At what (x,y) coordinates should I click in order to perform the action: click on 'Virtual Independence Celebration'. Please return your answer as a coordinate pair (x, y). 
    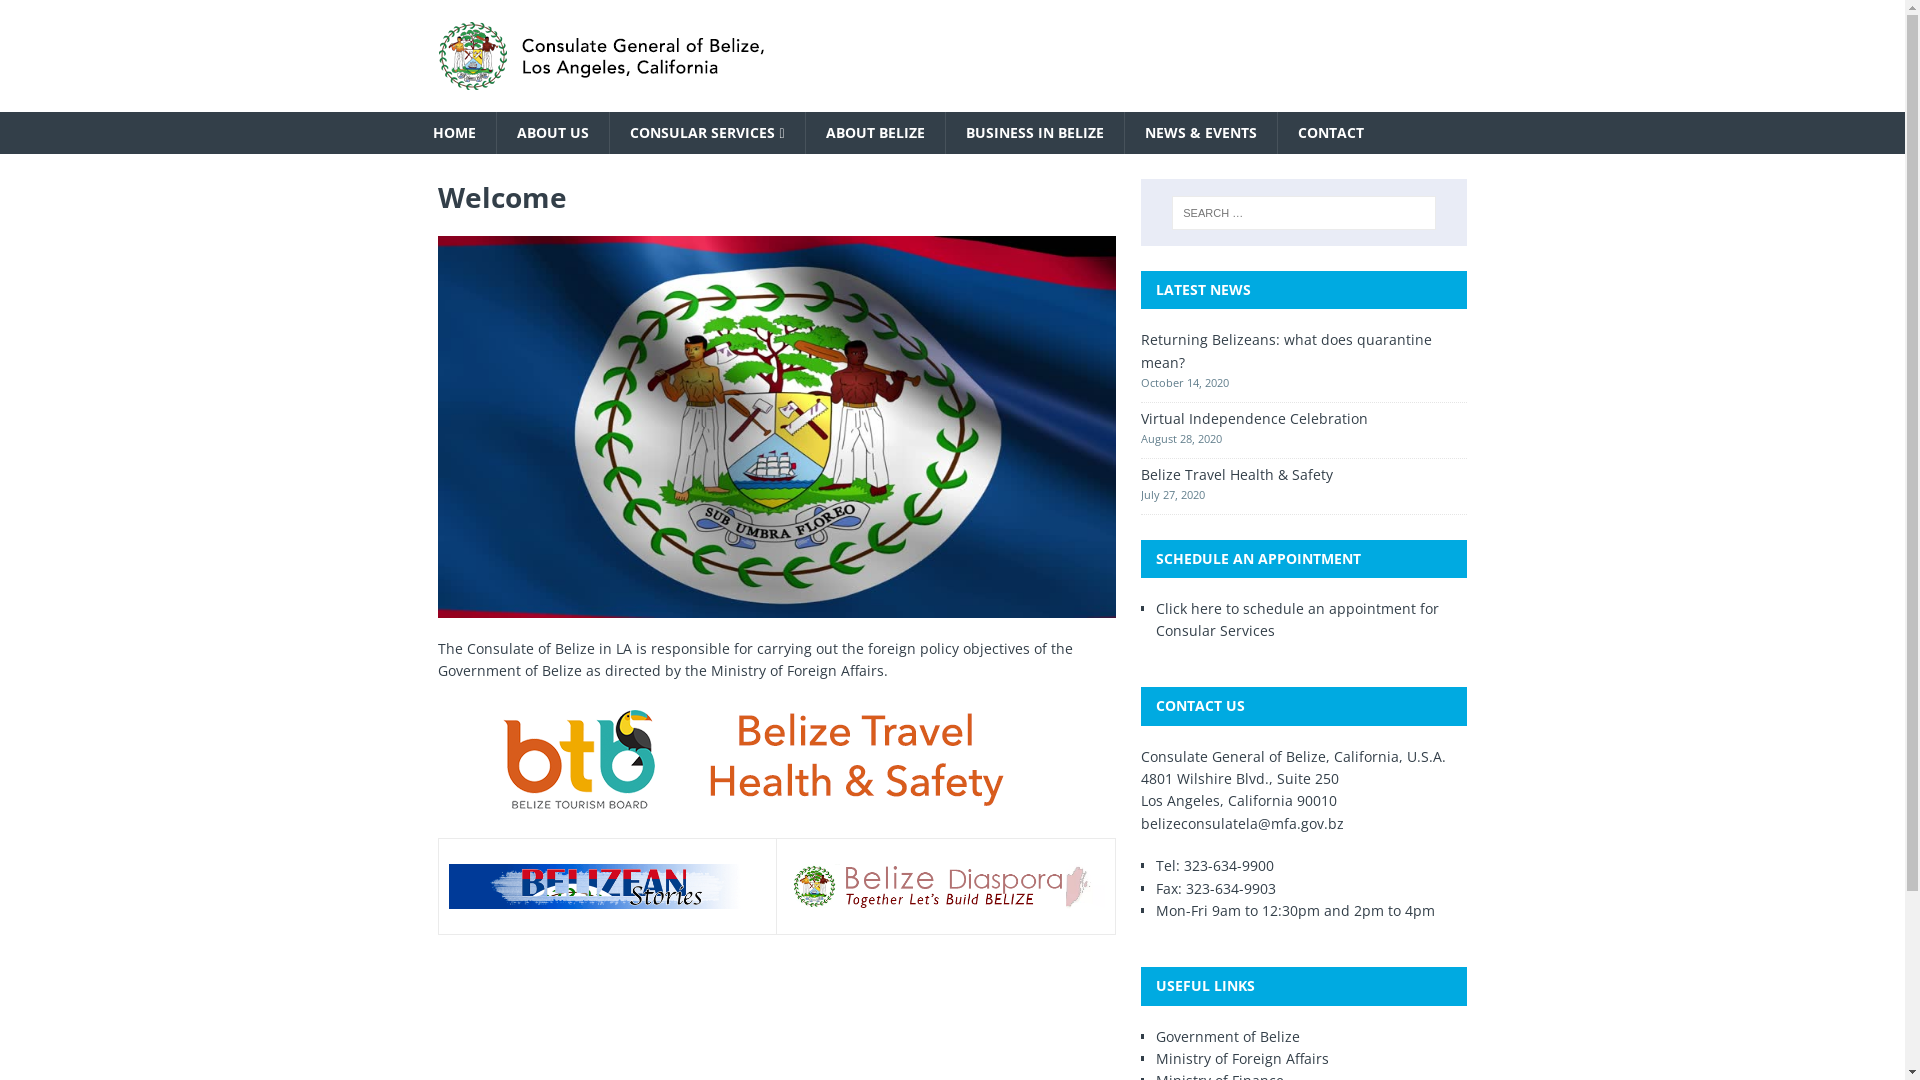
    Looking at the image, I should click on (1141, 417).